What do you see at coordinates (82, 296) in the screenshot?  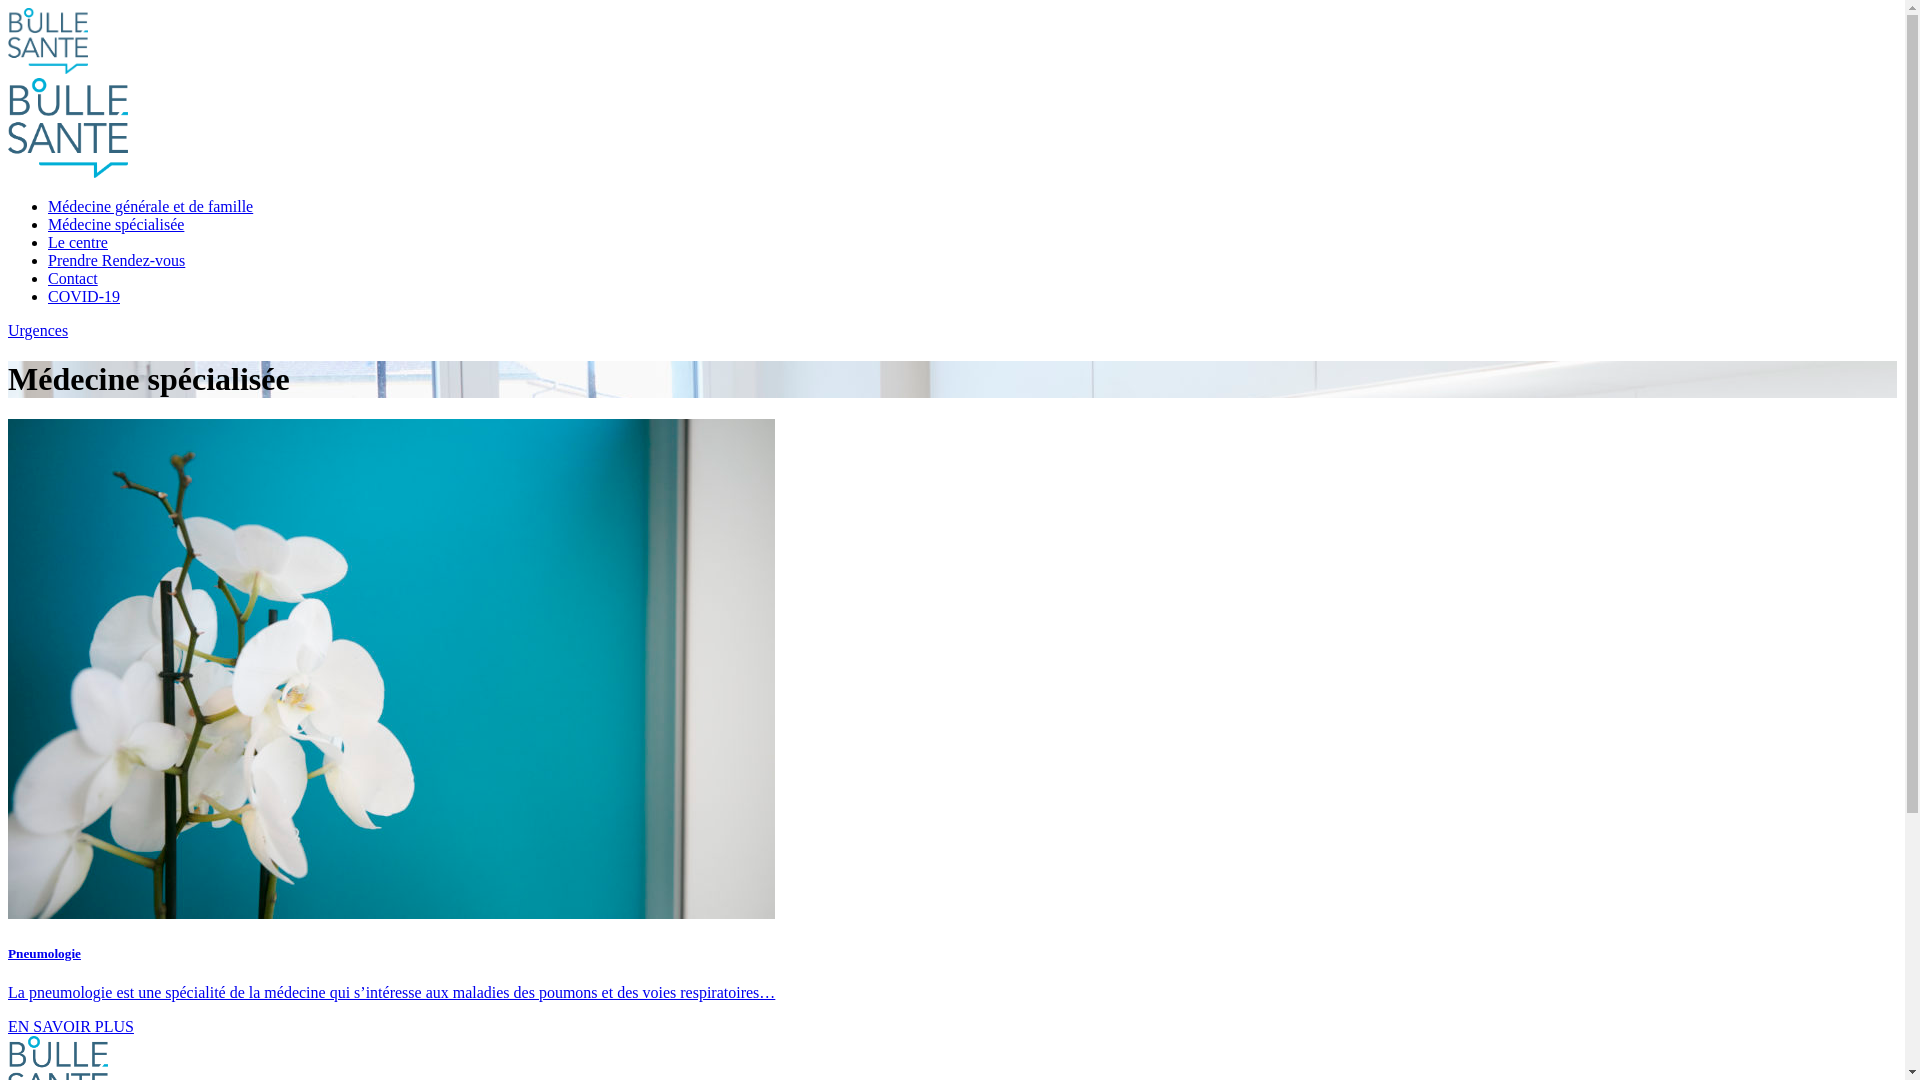 I see `'COVID-19'` at bounding box center [82, 296].